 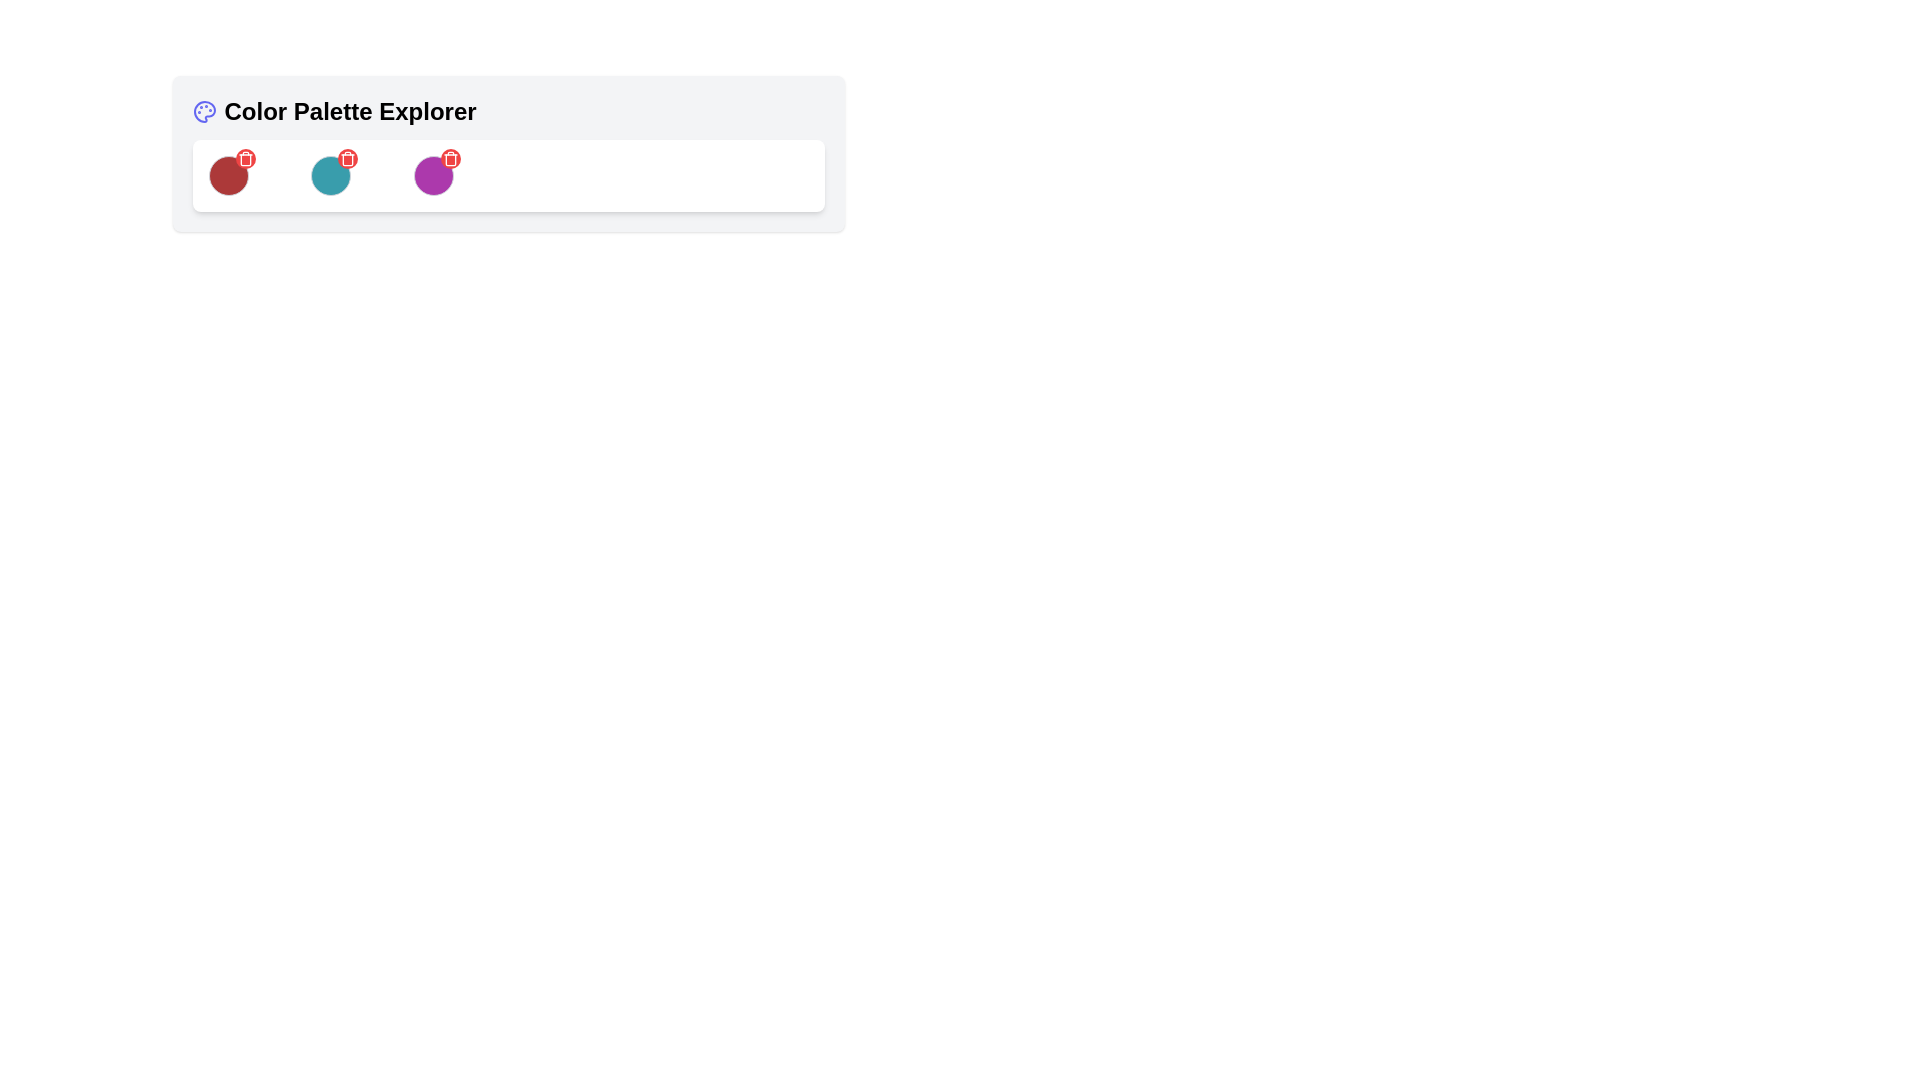 I want to click on the small, circular red delete button with a white trash icon located at the top-right corner of the purple circular element in the 'Color Palette Explorer' interface, so click(x=449, y=157).